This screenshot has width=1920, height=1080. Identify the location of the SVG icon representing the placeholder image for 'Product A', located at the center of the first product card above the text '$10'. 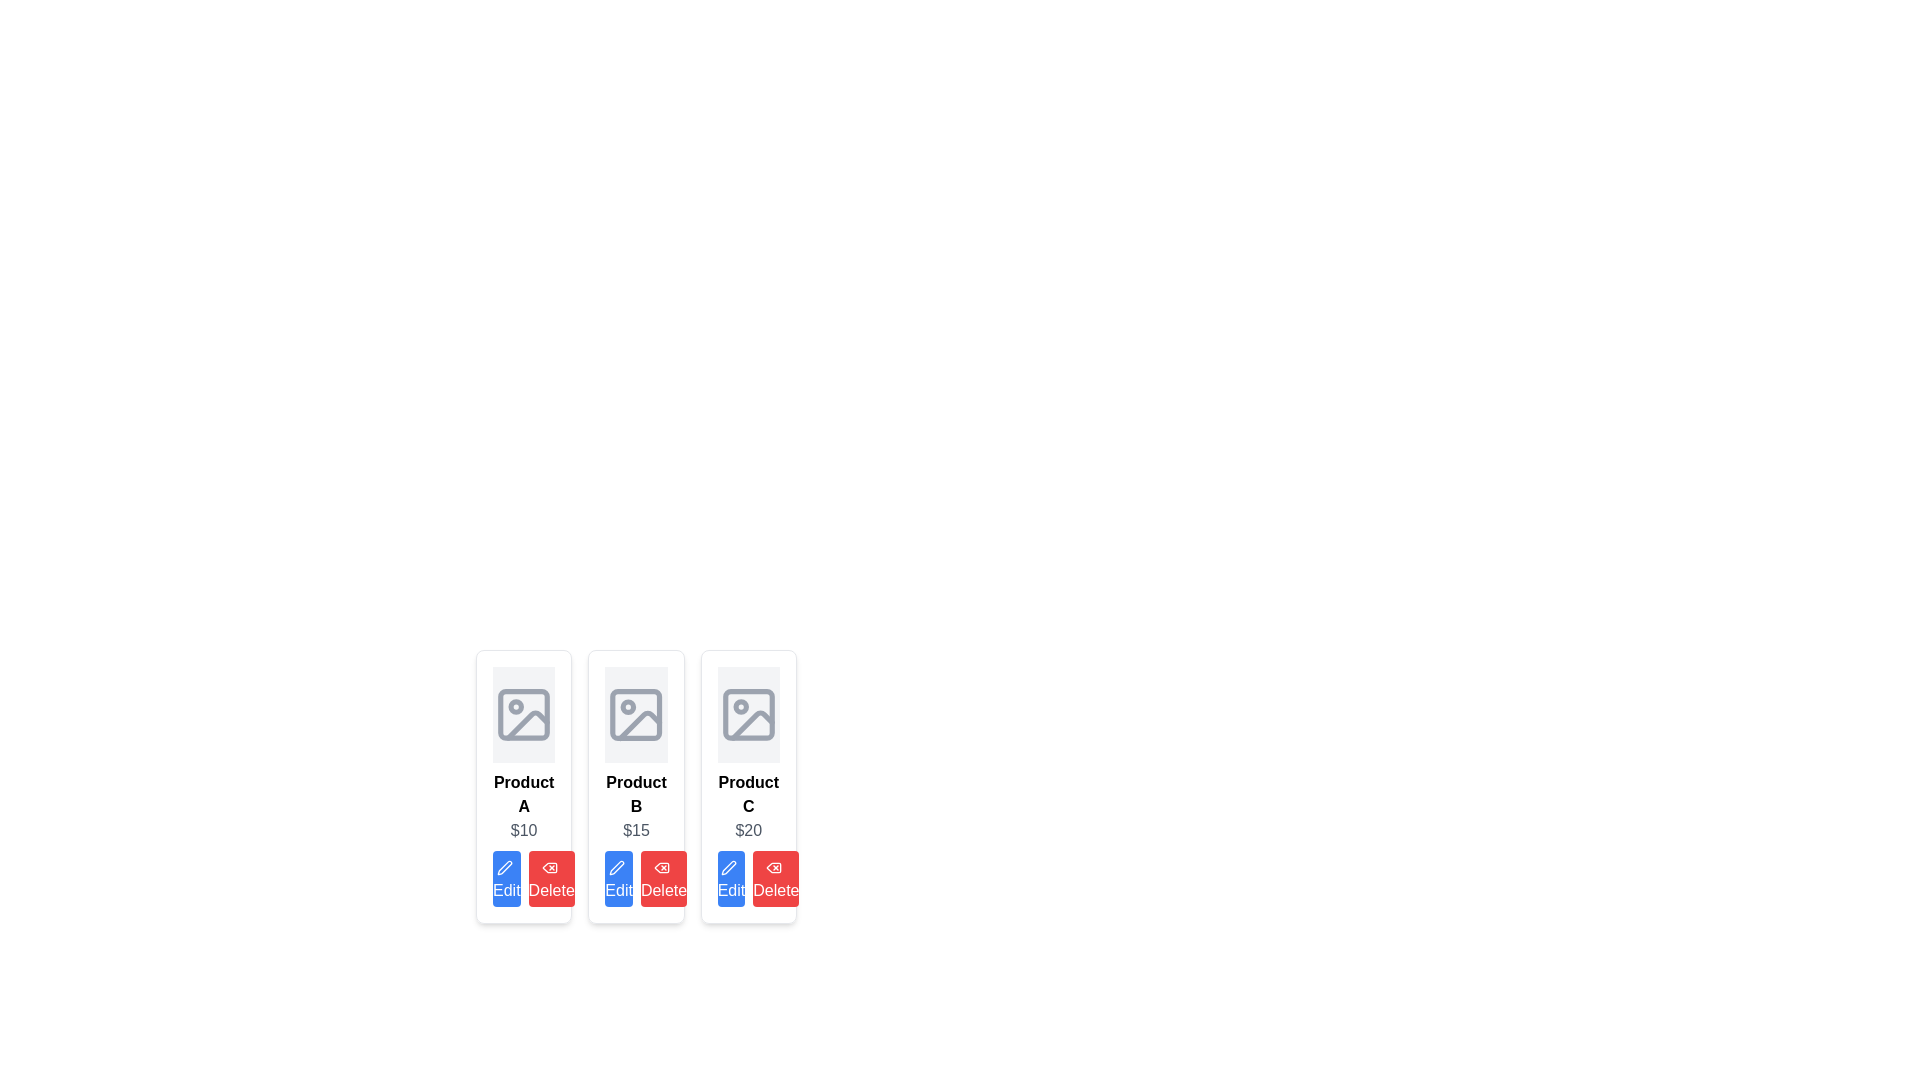
(524, 713).